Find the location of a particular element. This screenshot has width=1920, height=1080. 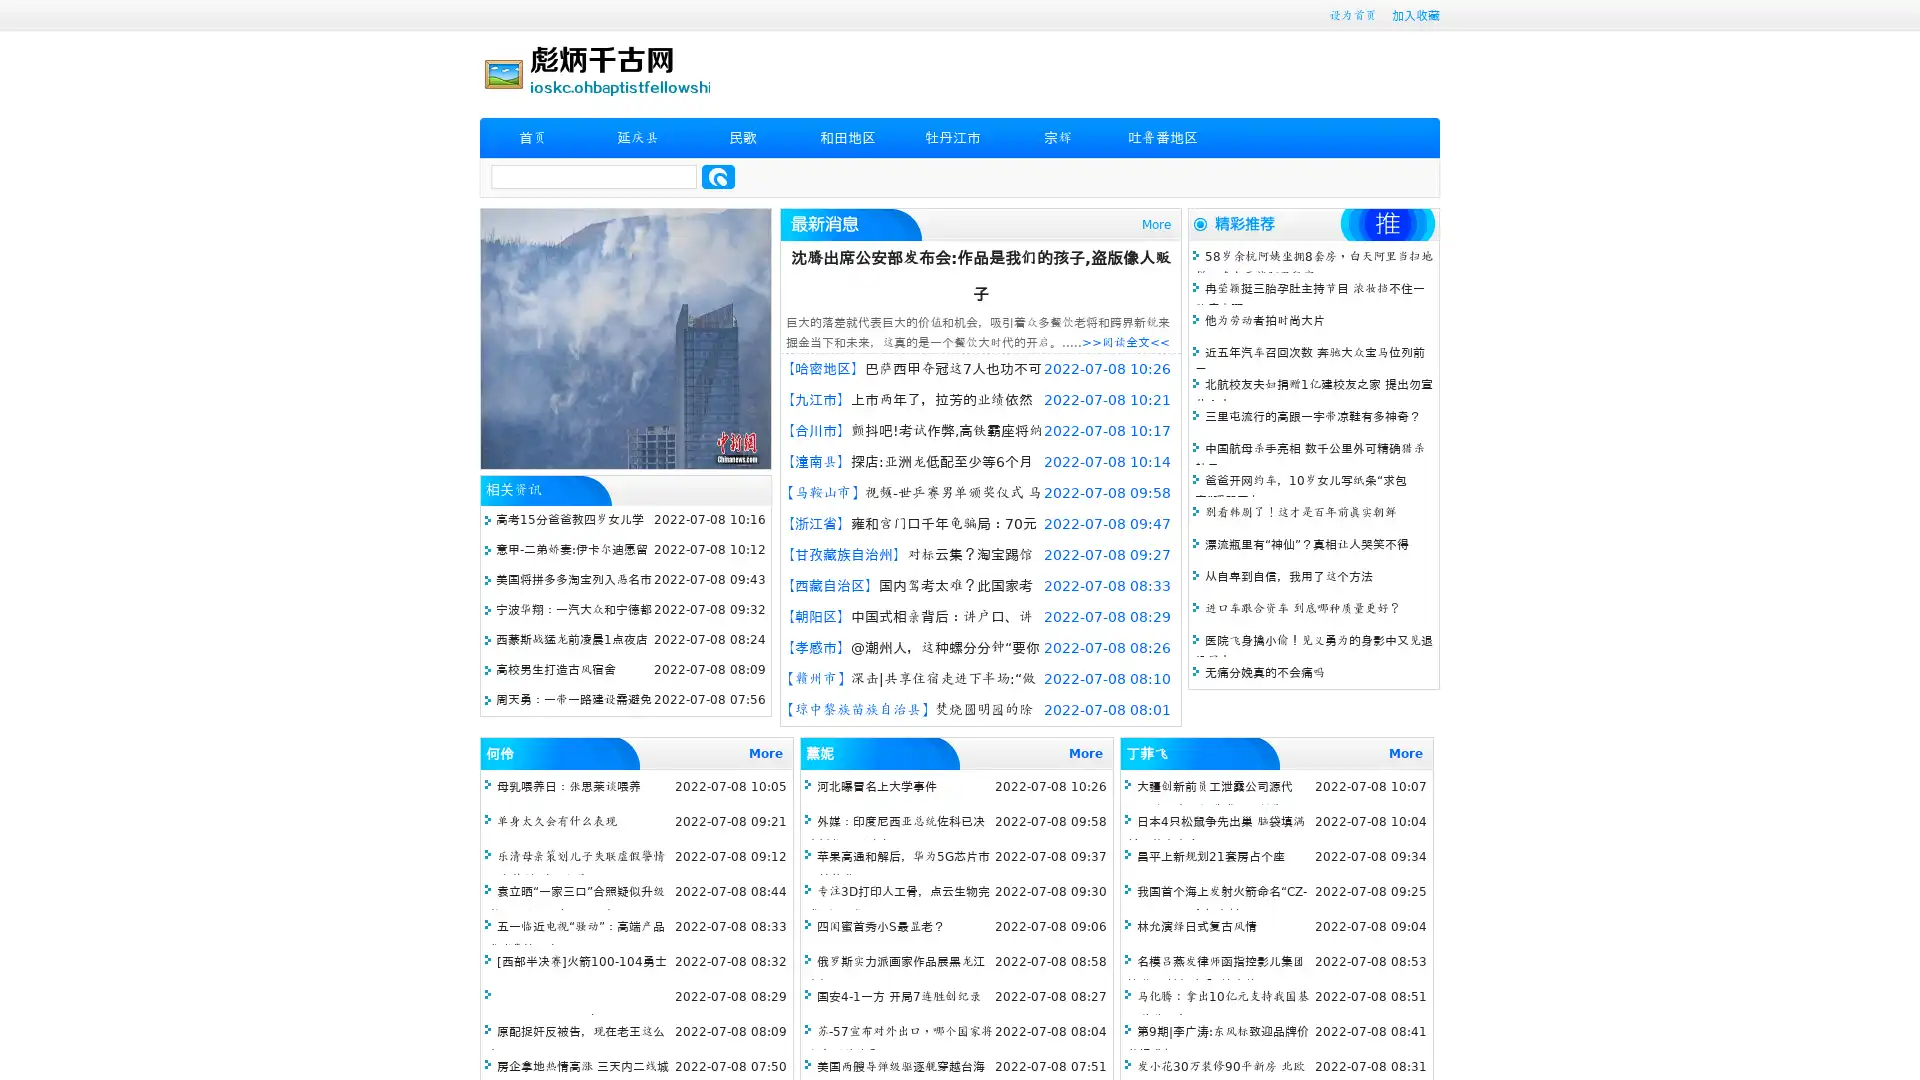

Search is located at coordinates (718, 176).